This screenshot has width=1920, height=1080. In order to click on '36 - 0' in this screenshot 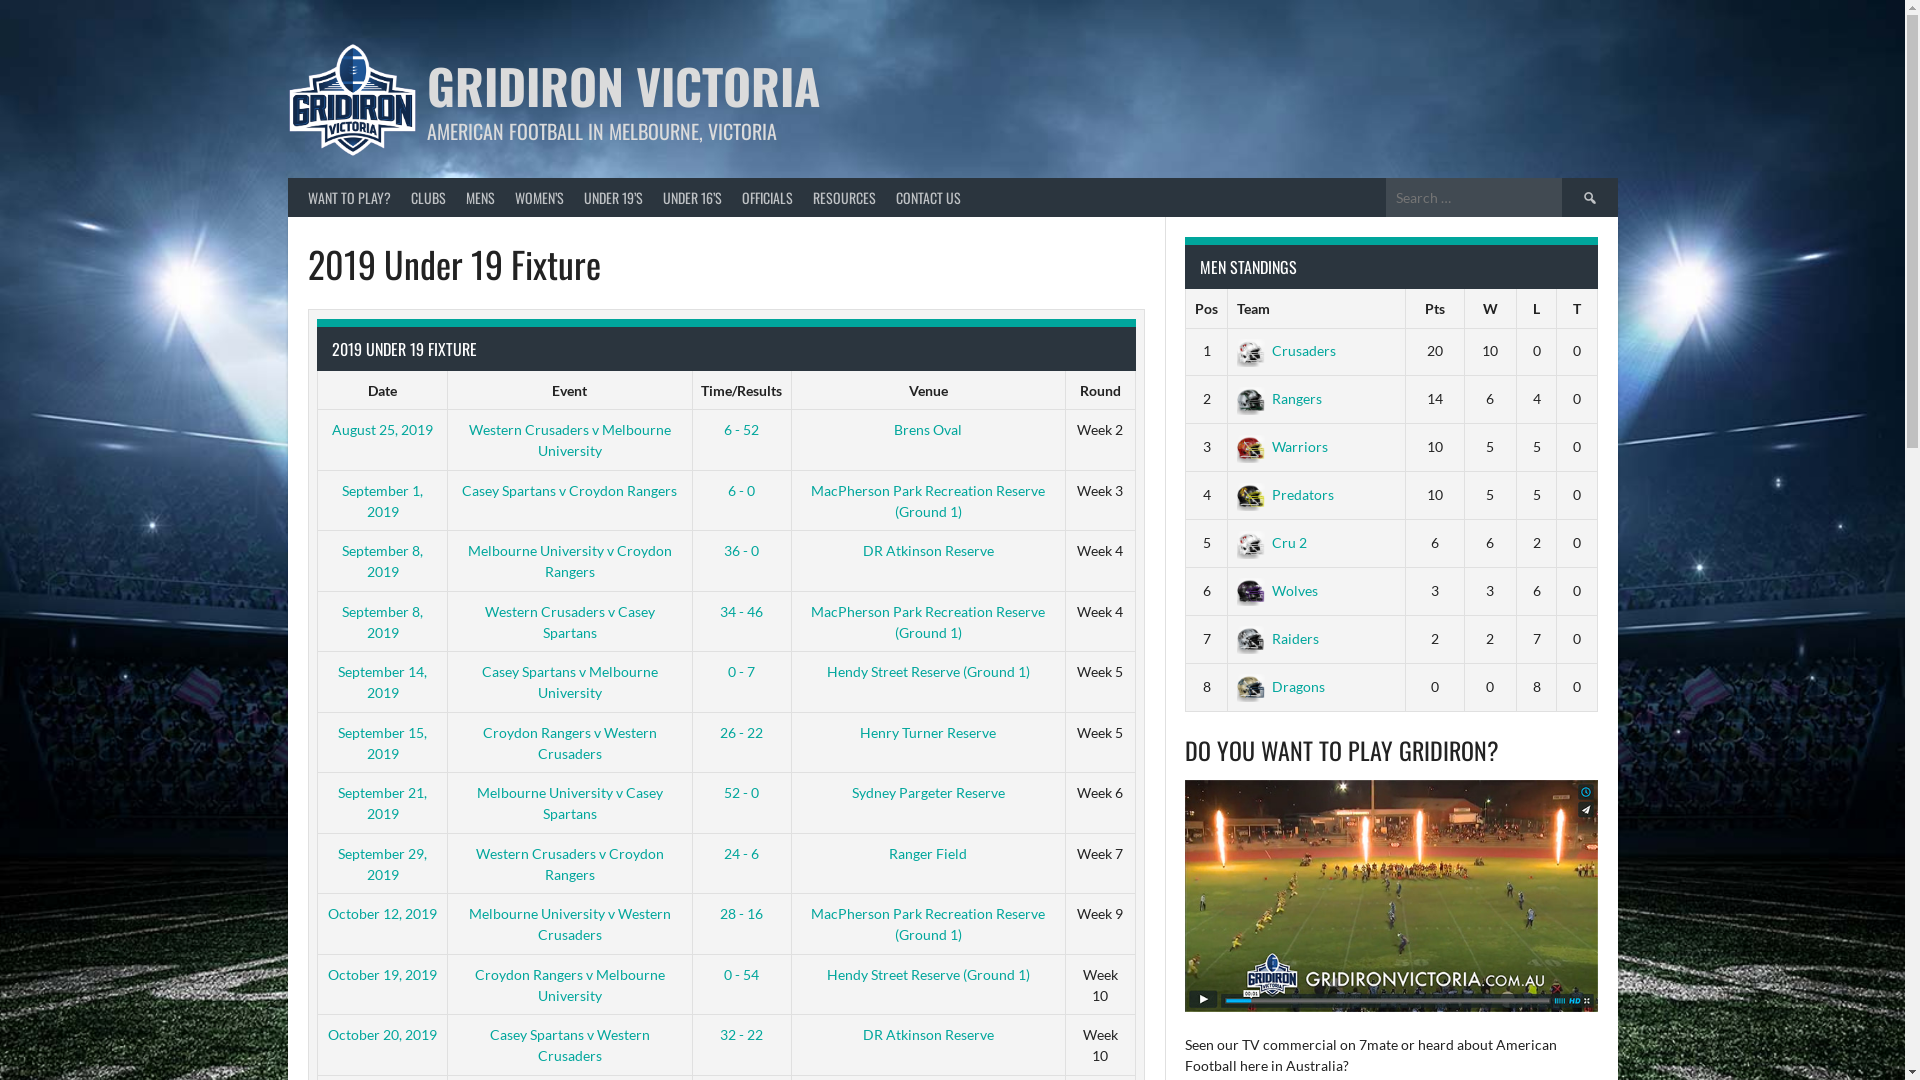, I will do `click(740, 550)`.